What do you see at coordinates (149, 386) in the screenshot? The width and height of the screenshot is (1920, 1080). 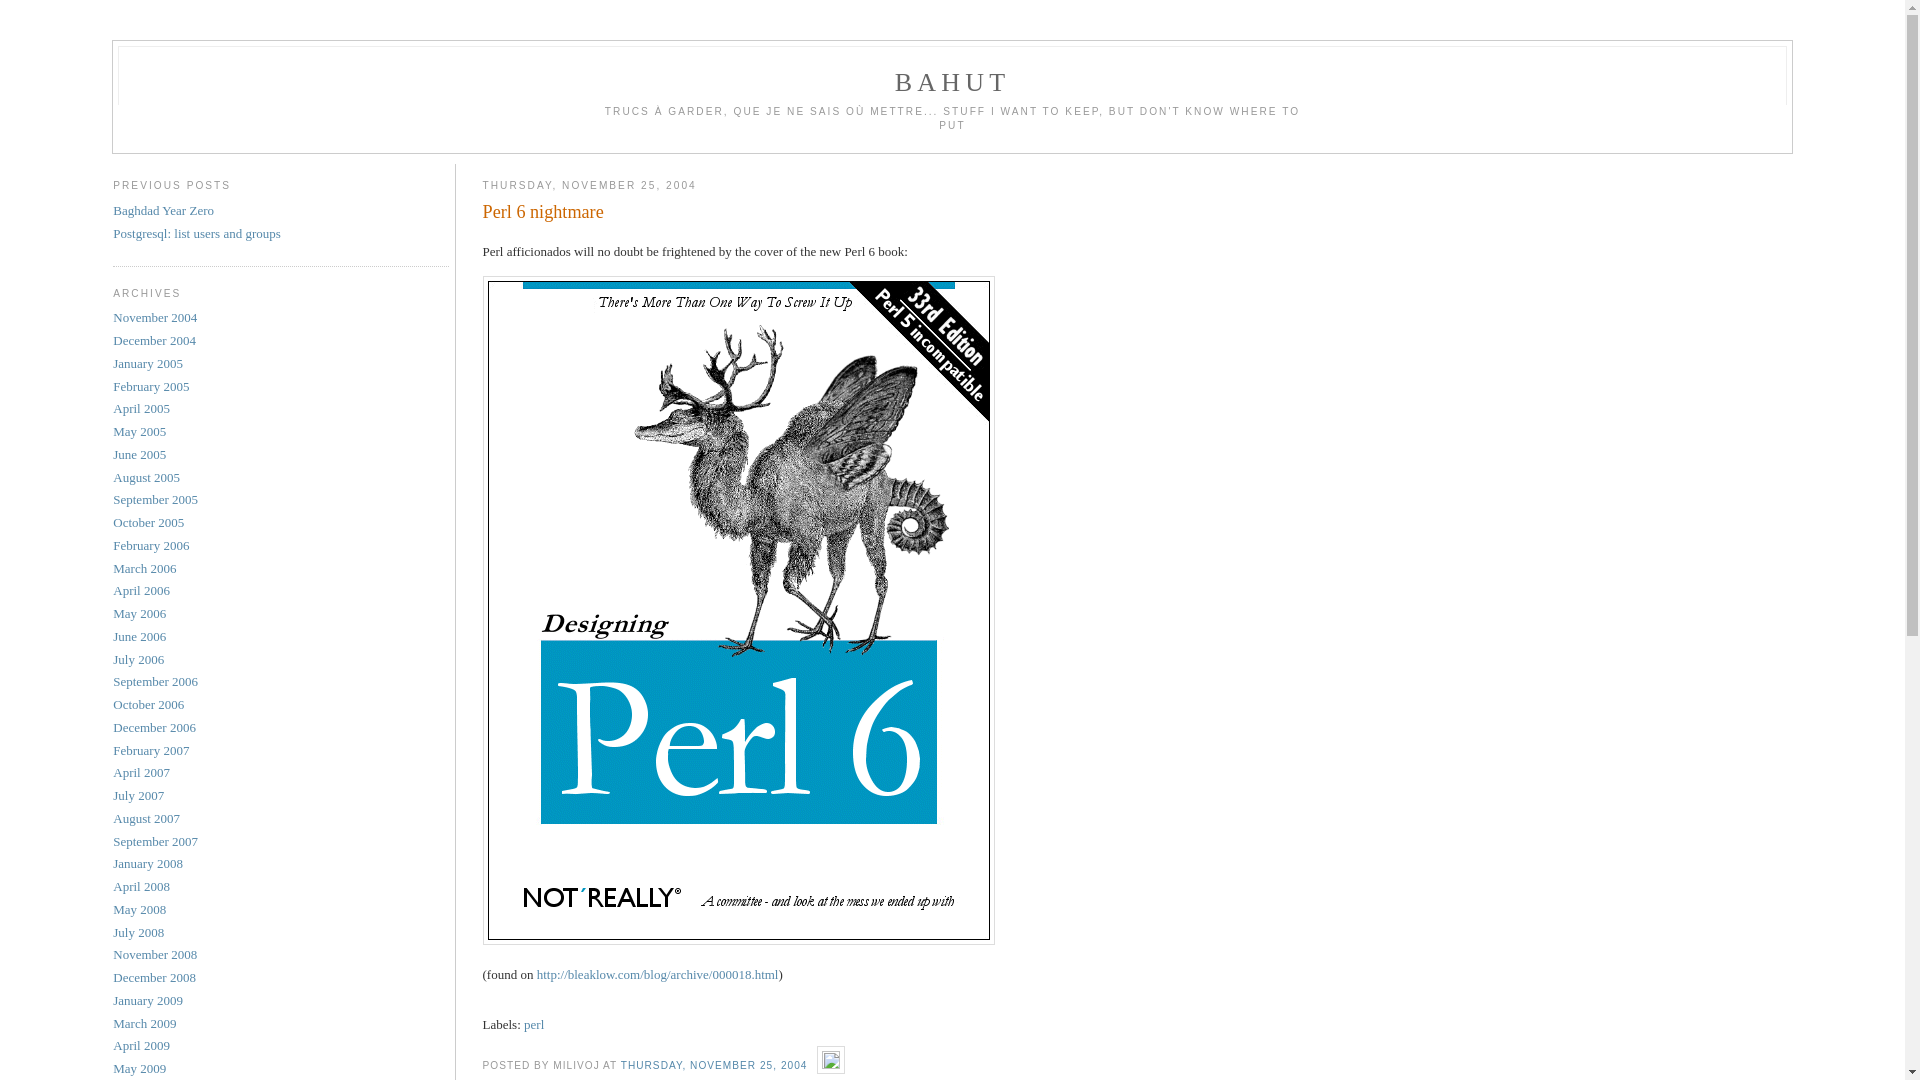 I see `'February 2005'` at bounding box center [149, 386].